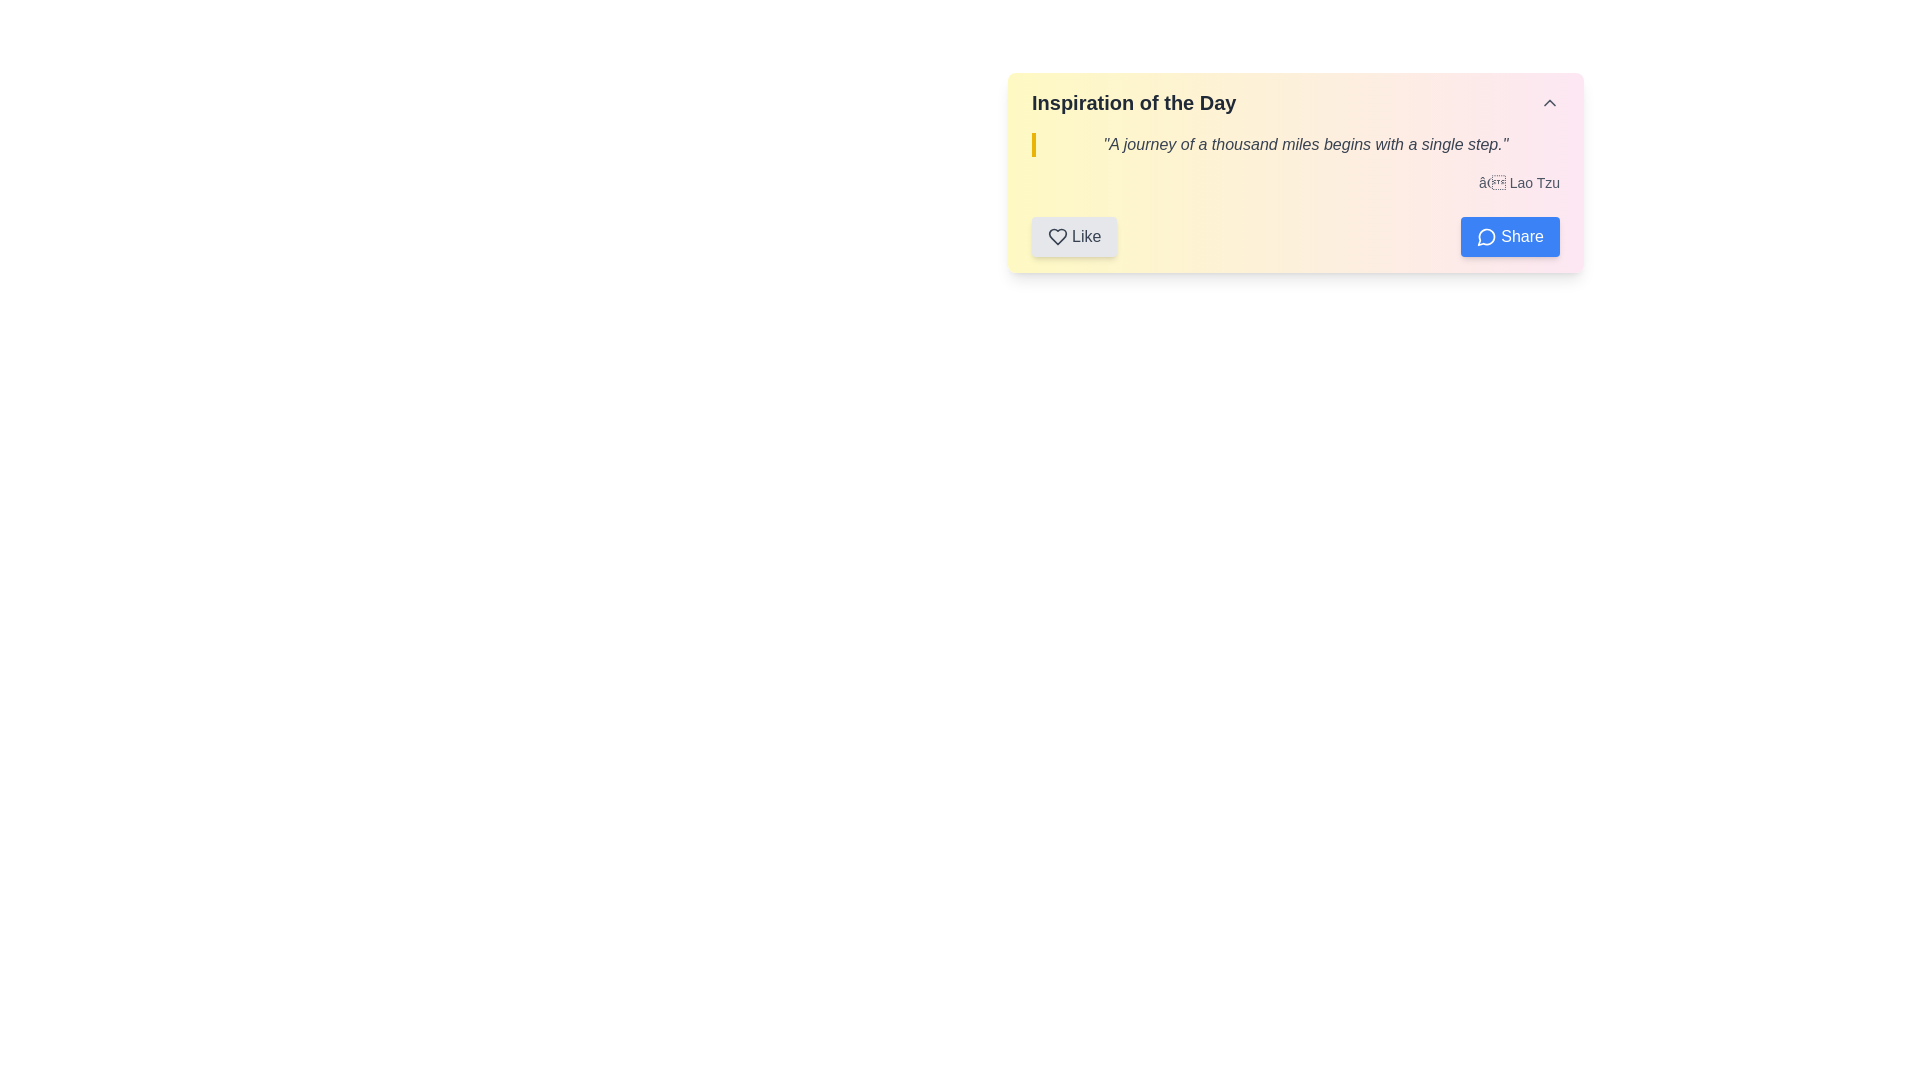 The width and height of the screenshot is (1920, 1080). I want to click on the toggle button in the top-right corner of the 'Inspiration of the Day' bar, so click(1549, 103).